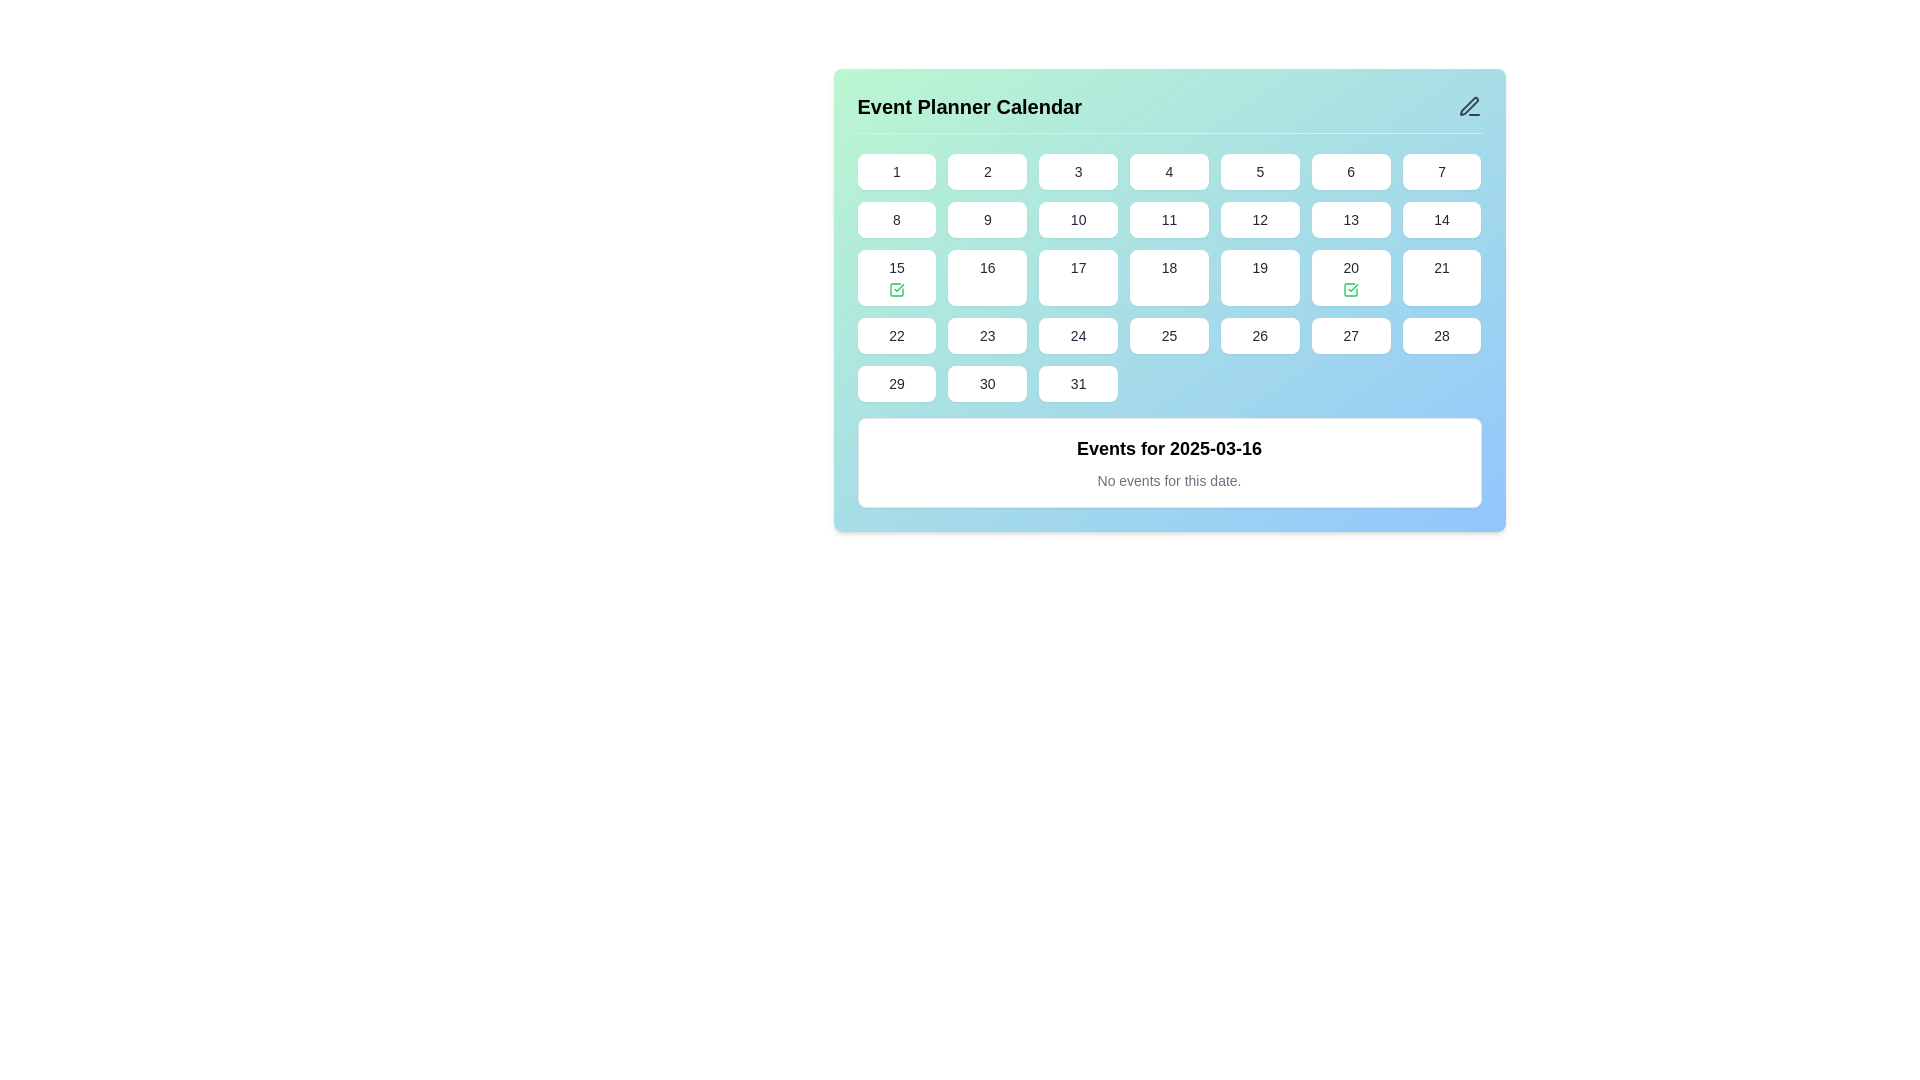  Describe the element at coordinates (1169, 334) in the screenshot. I see `the small rectangular button displaying the date '25' in the calendar grid` at that location.